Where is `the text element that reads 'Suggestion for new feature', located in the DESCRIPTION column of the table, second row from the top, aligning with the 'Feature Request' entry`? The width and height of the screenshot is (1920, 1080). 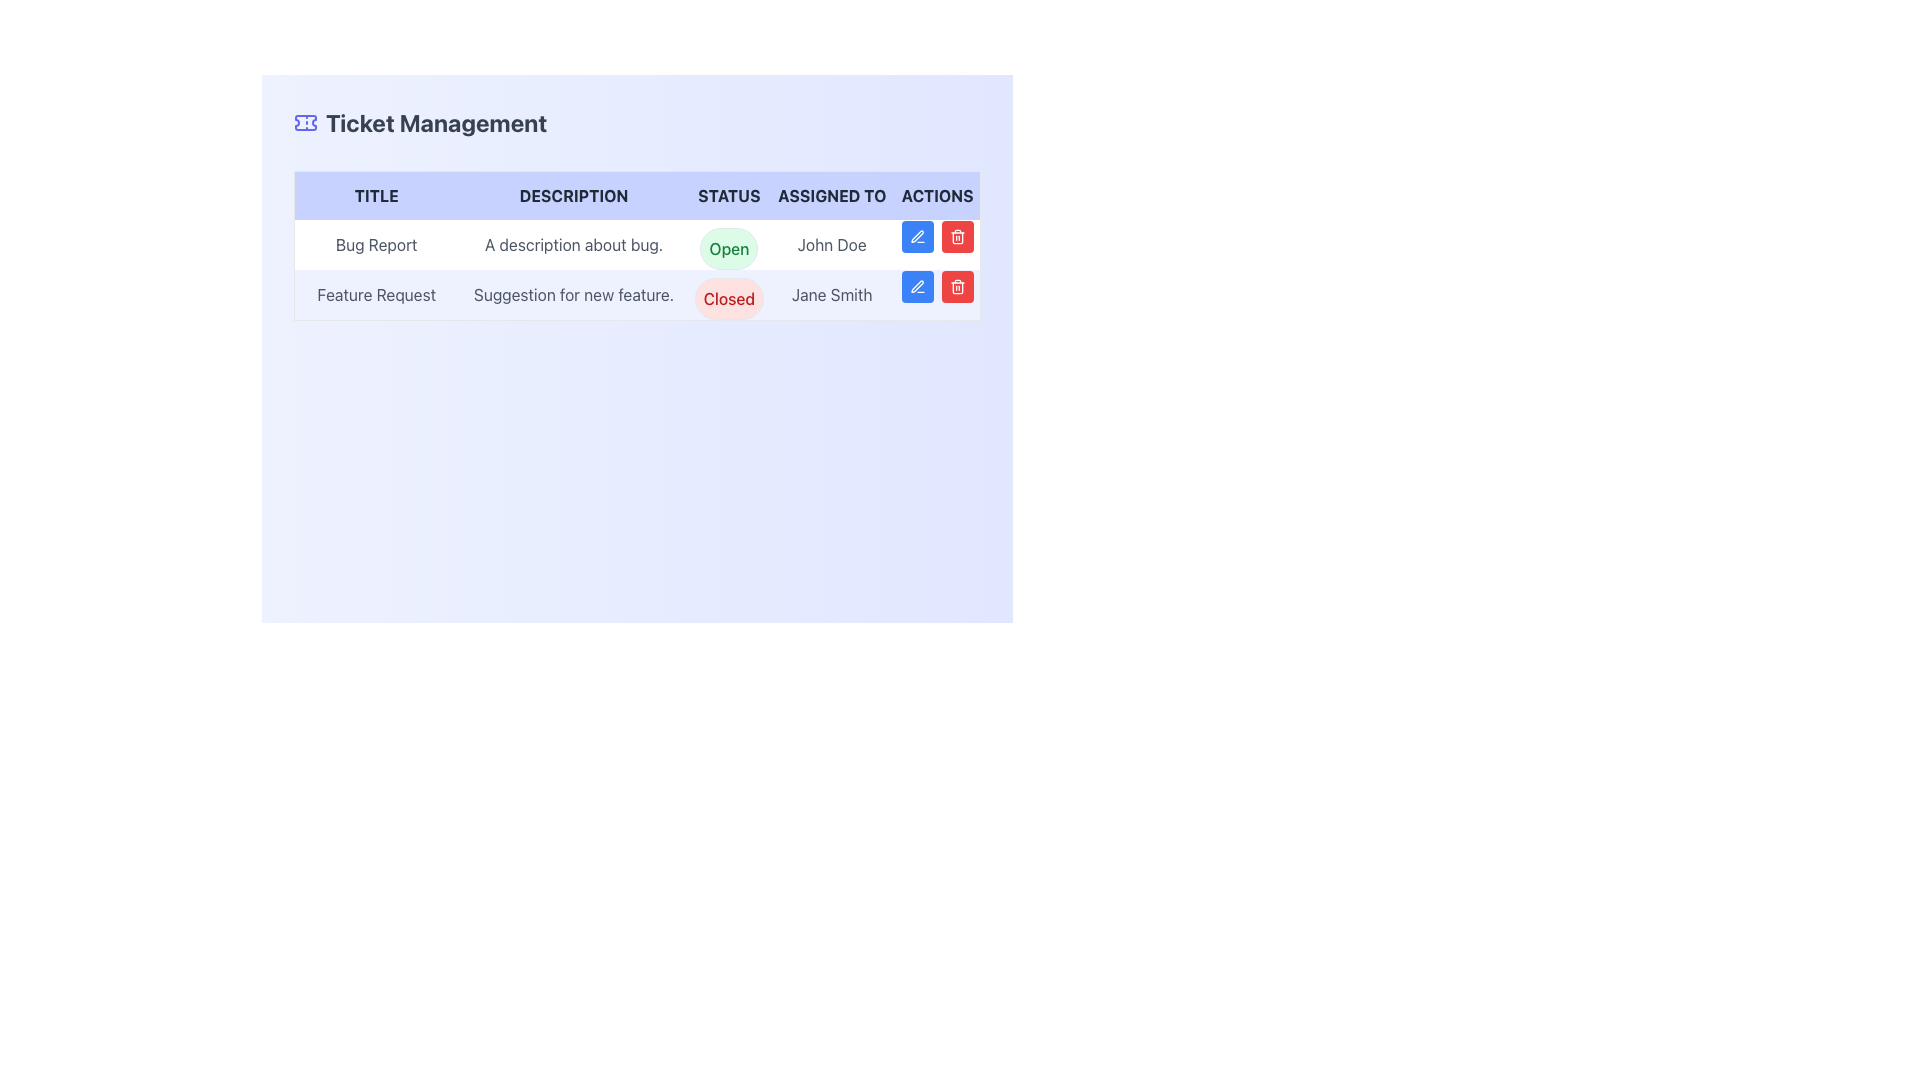 the text element that reads 'Suggestion for new feature', located in the DESCRIPTION column of the table, second row from the top, aligning with the 'Feature Request' entry is located at coordinates (573, 294).